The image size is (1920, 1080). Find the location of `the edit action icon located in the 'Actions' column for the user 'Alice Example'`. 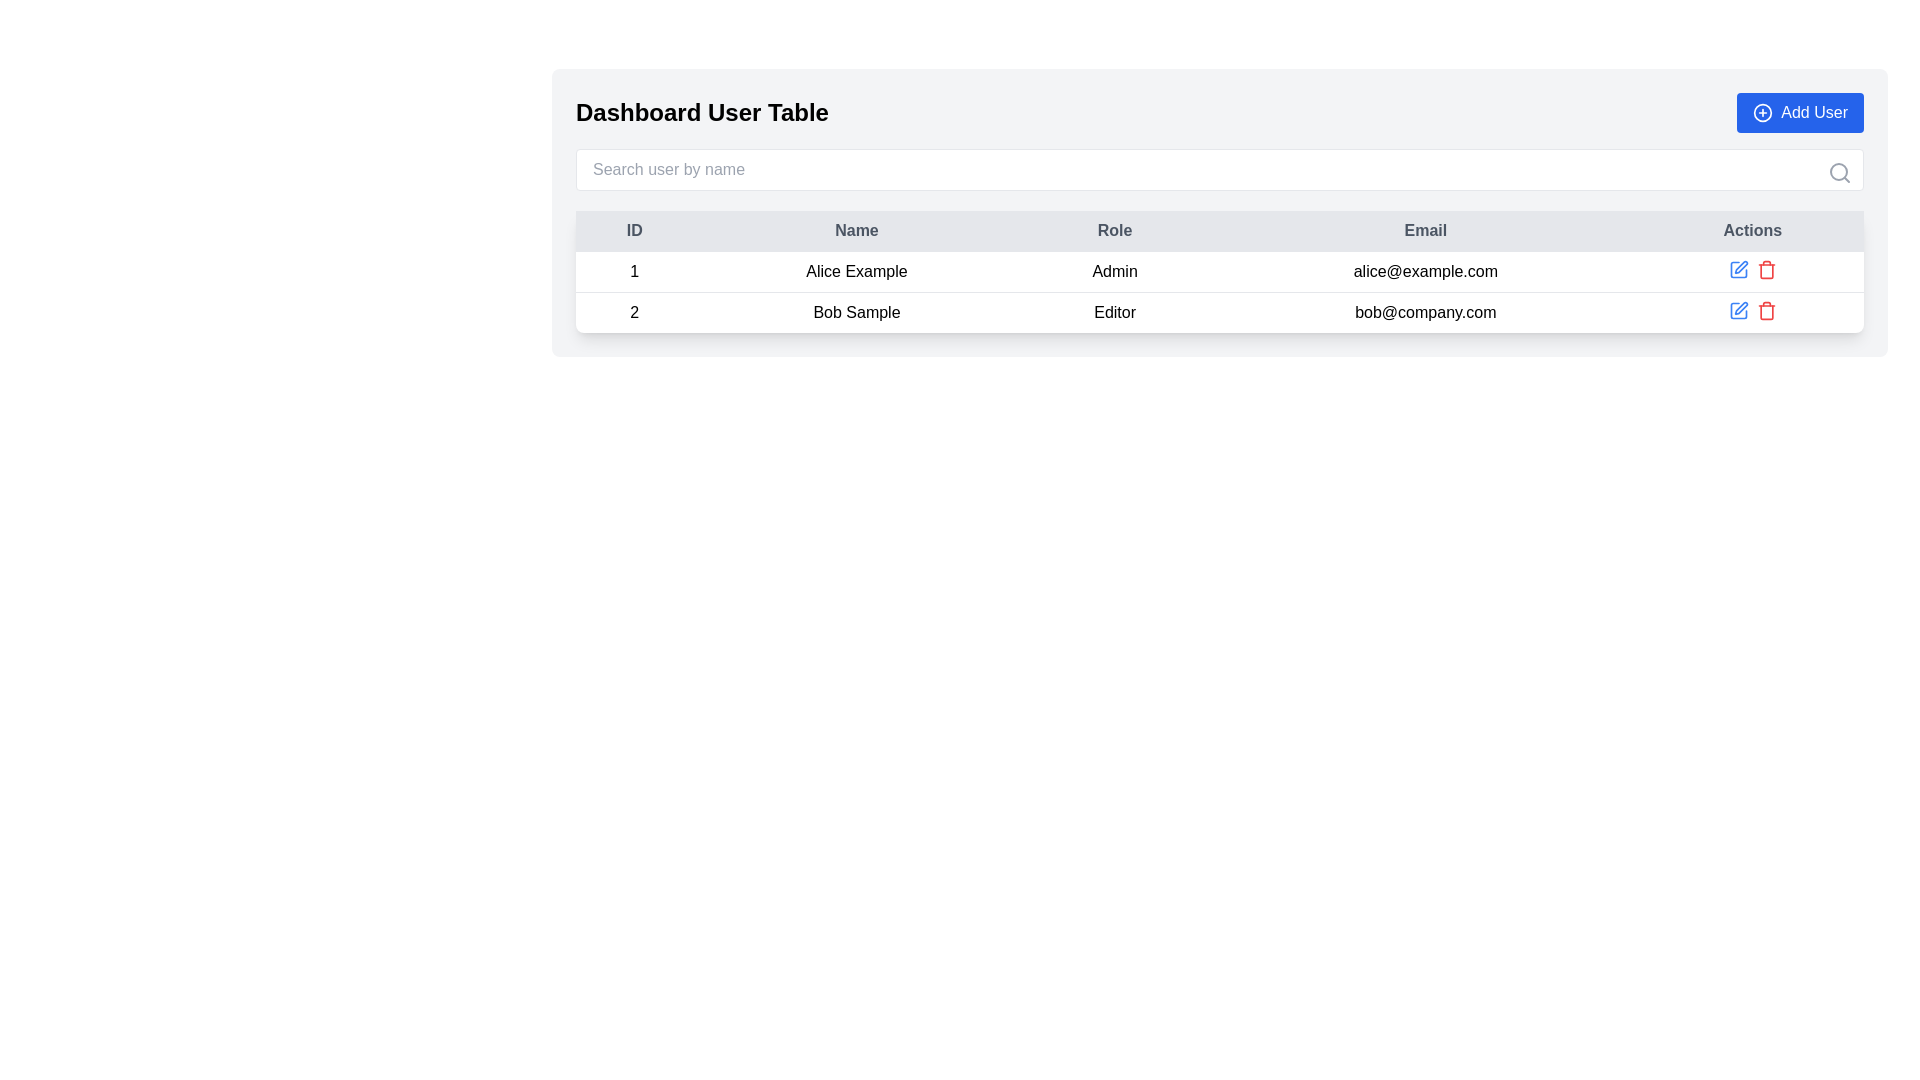

the edit action icon located in the 'Actions' column for the user 'Alice Example' is located at coordinates (1740, 266).